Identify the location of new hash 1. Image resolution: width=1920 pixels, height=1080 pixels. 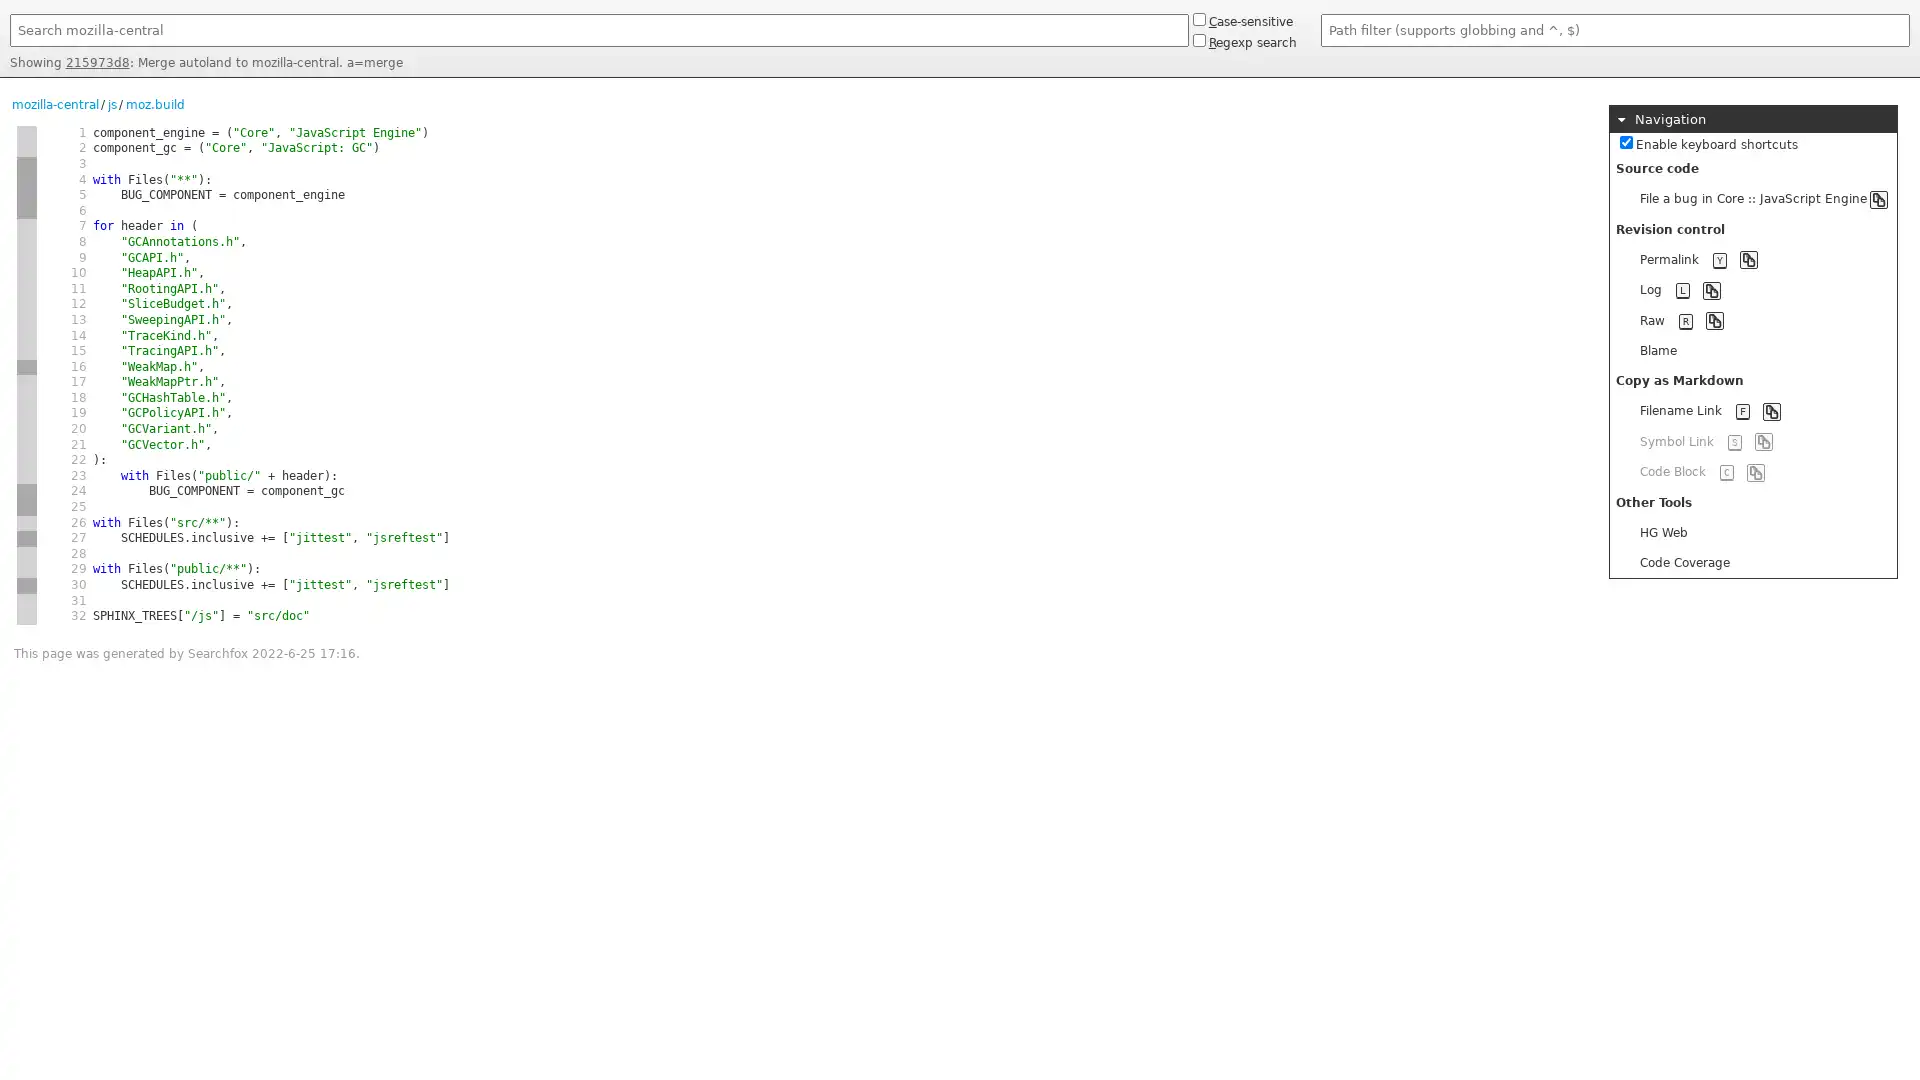
(27, 132).